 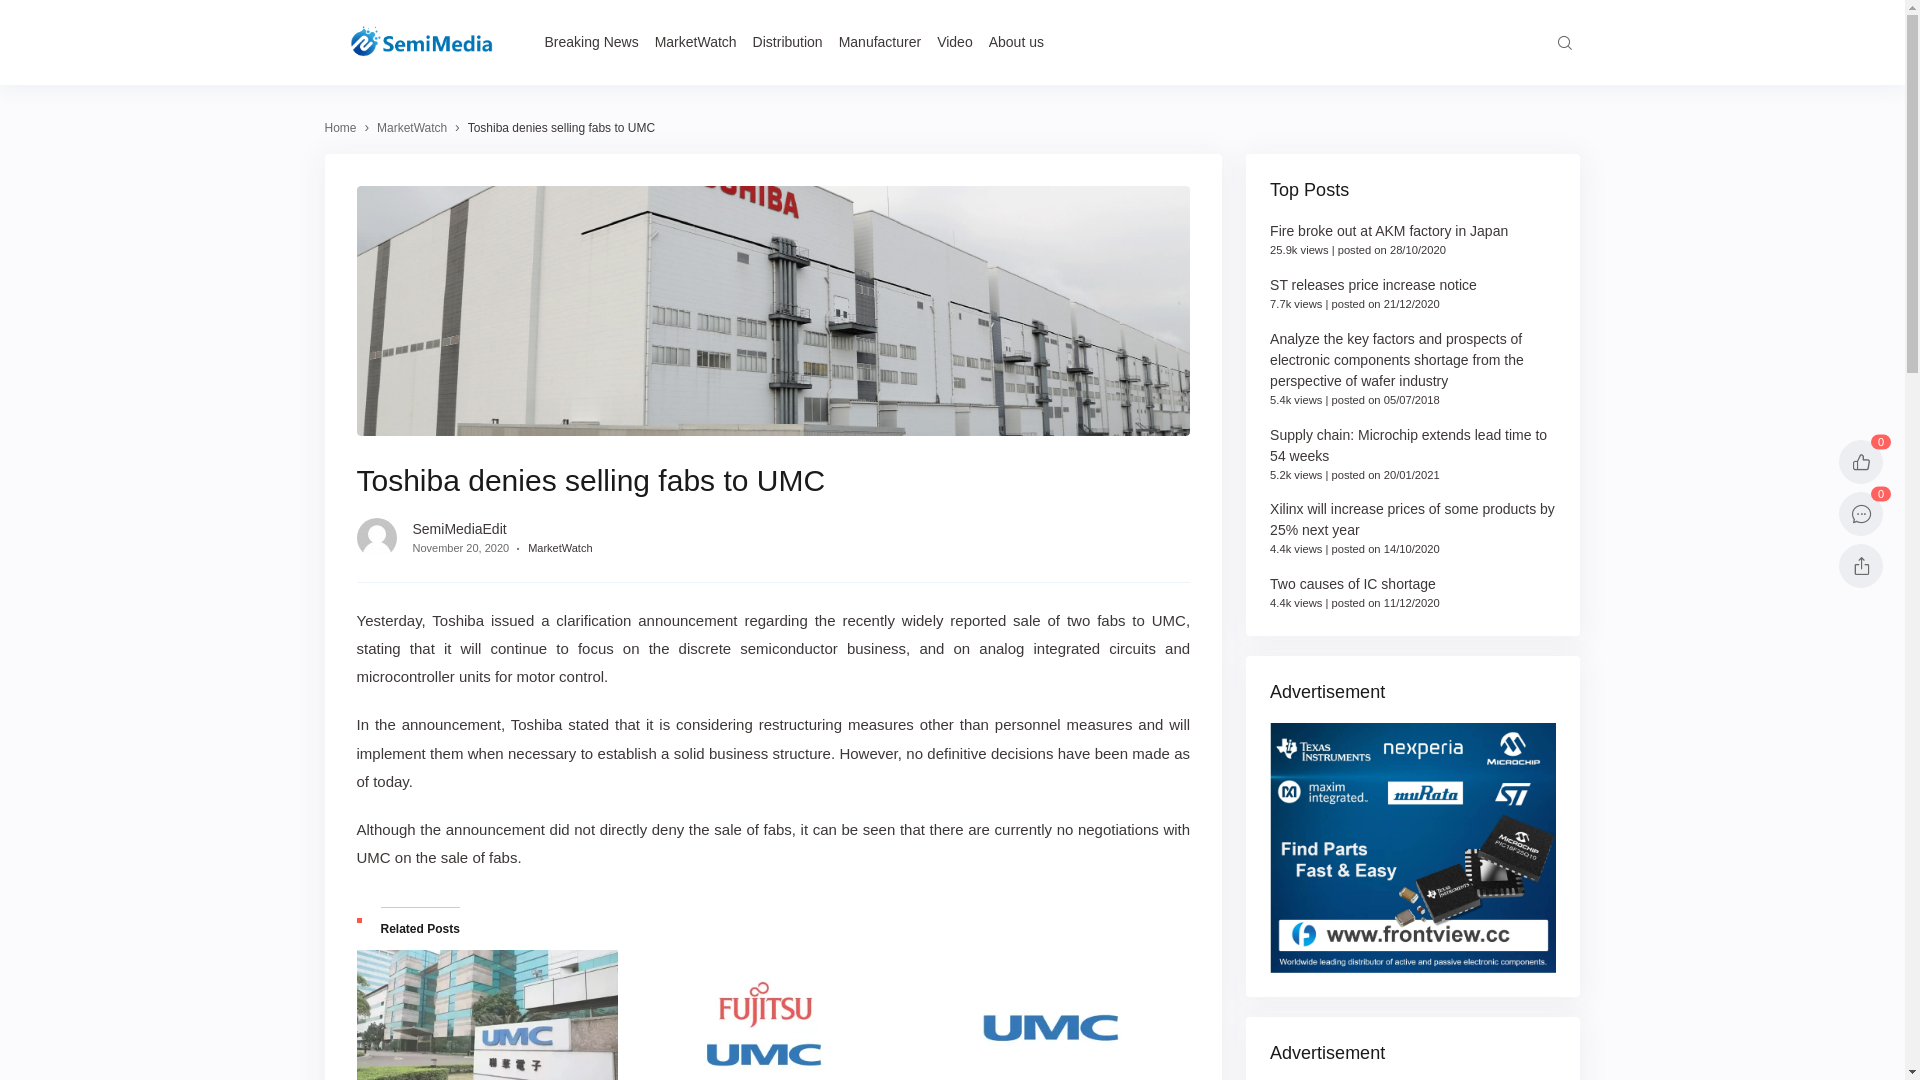 I want to click on 'Manufacturer', so click(x=839, y=42).